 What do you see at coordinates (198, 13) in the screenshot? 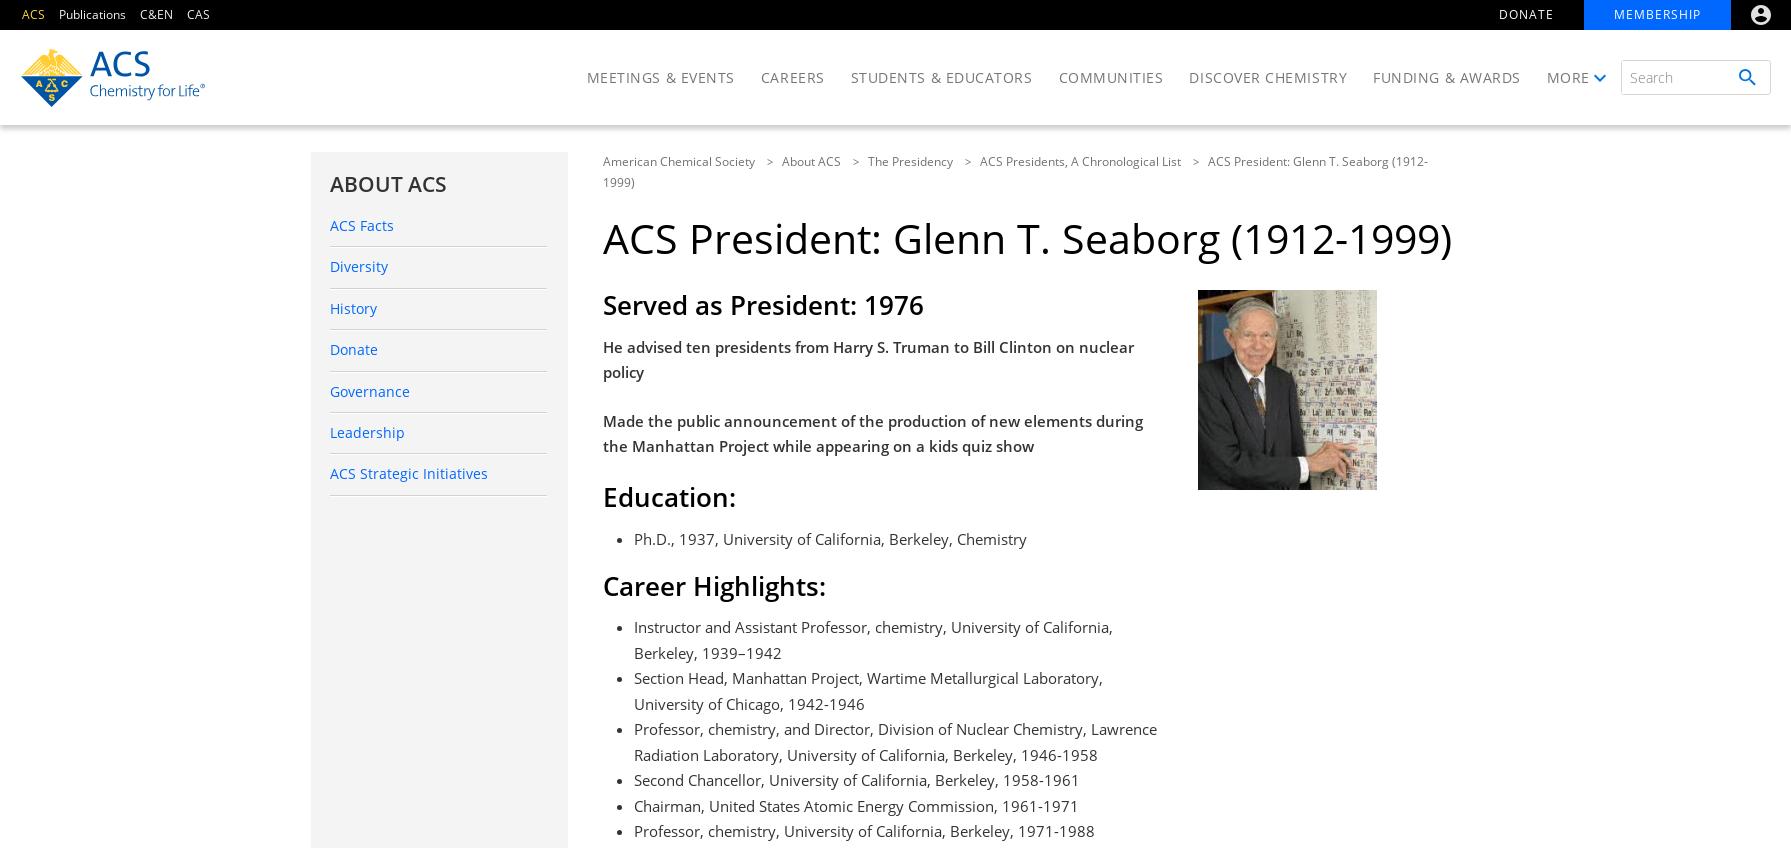
I see `'CAS'` at bounding box center [198, 13].